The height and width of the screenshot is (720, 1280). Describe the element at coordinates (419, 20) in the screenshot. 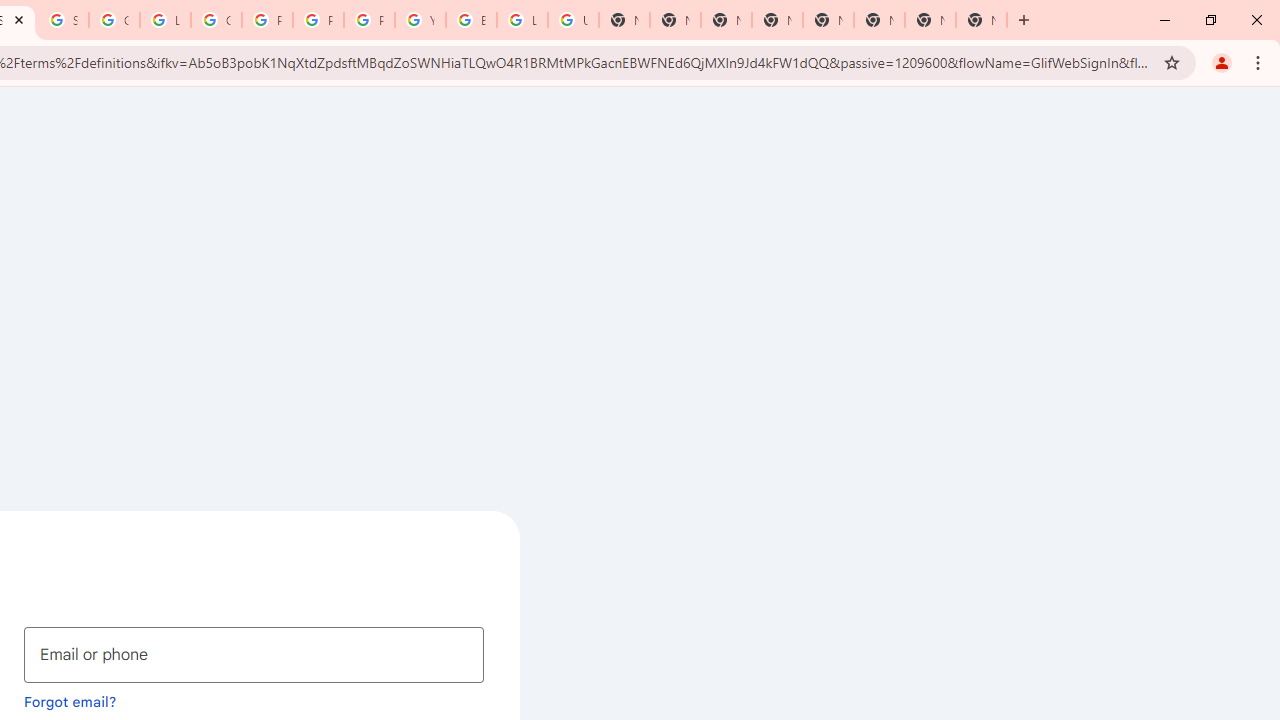

I see `'YouTube'` at that location.